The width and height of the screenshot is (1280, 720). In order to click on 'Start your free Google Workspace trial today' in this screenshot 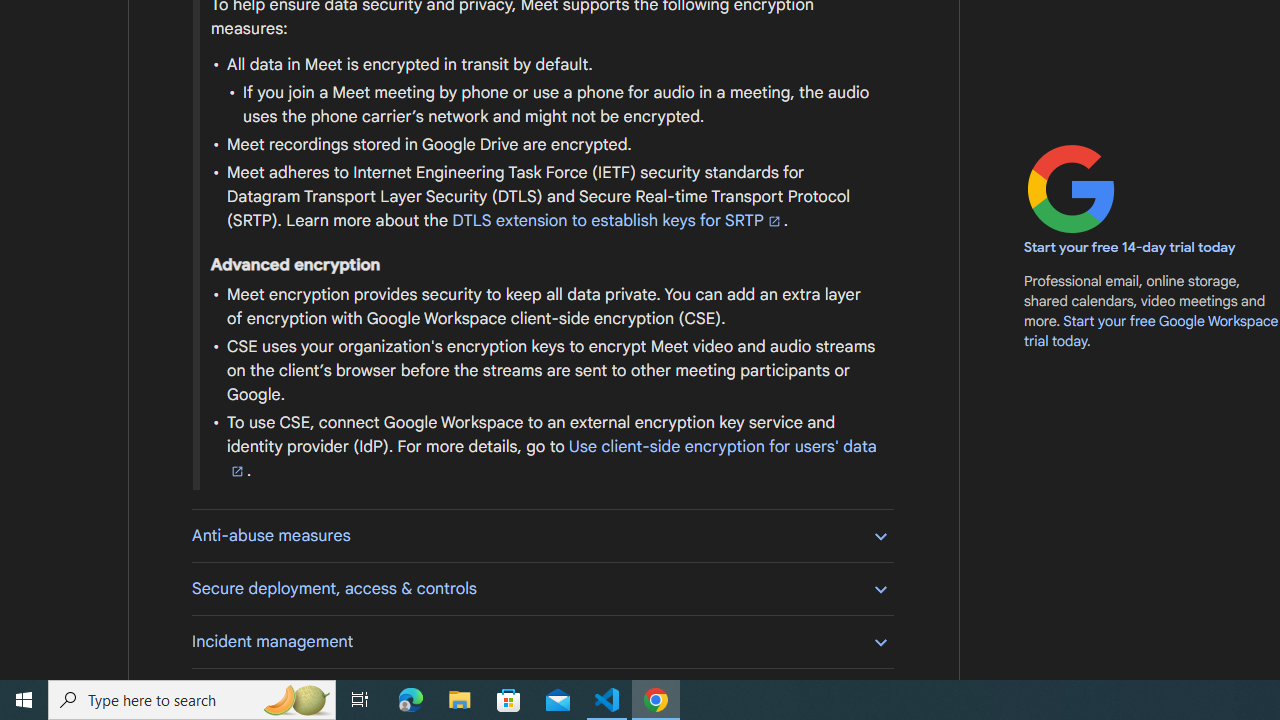, I will do `click(1151, 329)`.